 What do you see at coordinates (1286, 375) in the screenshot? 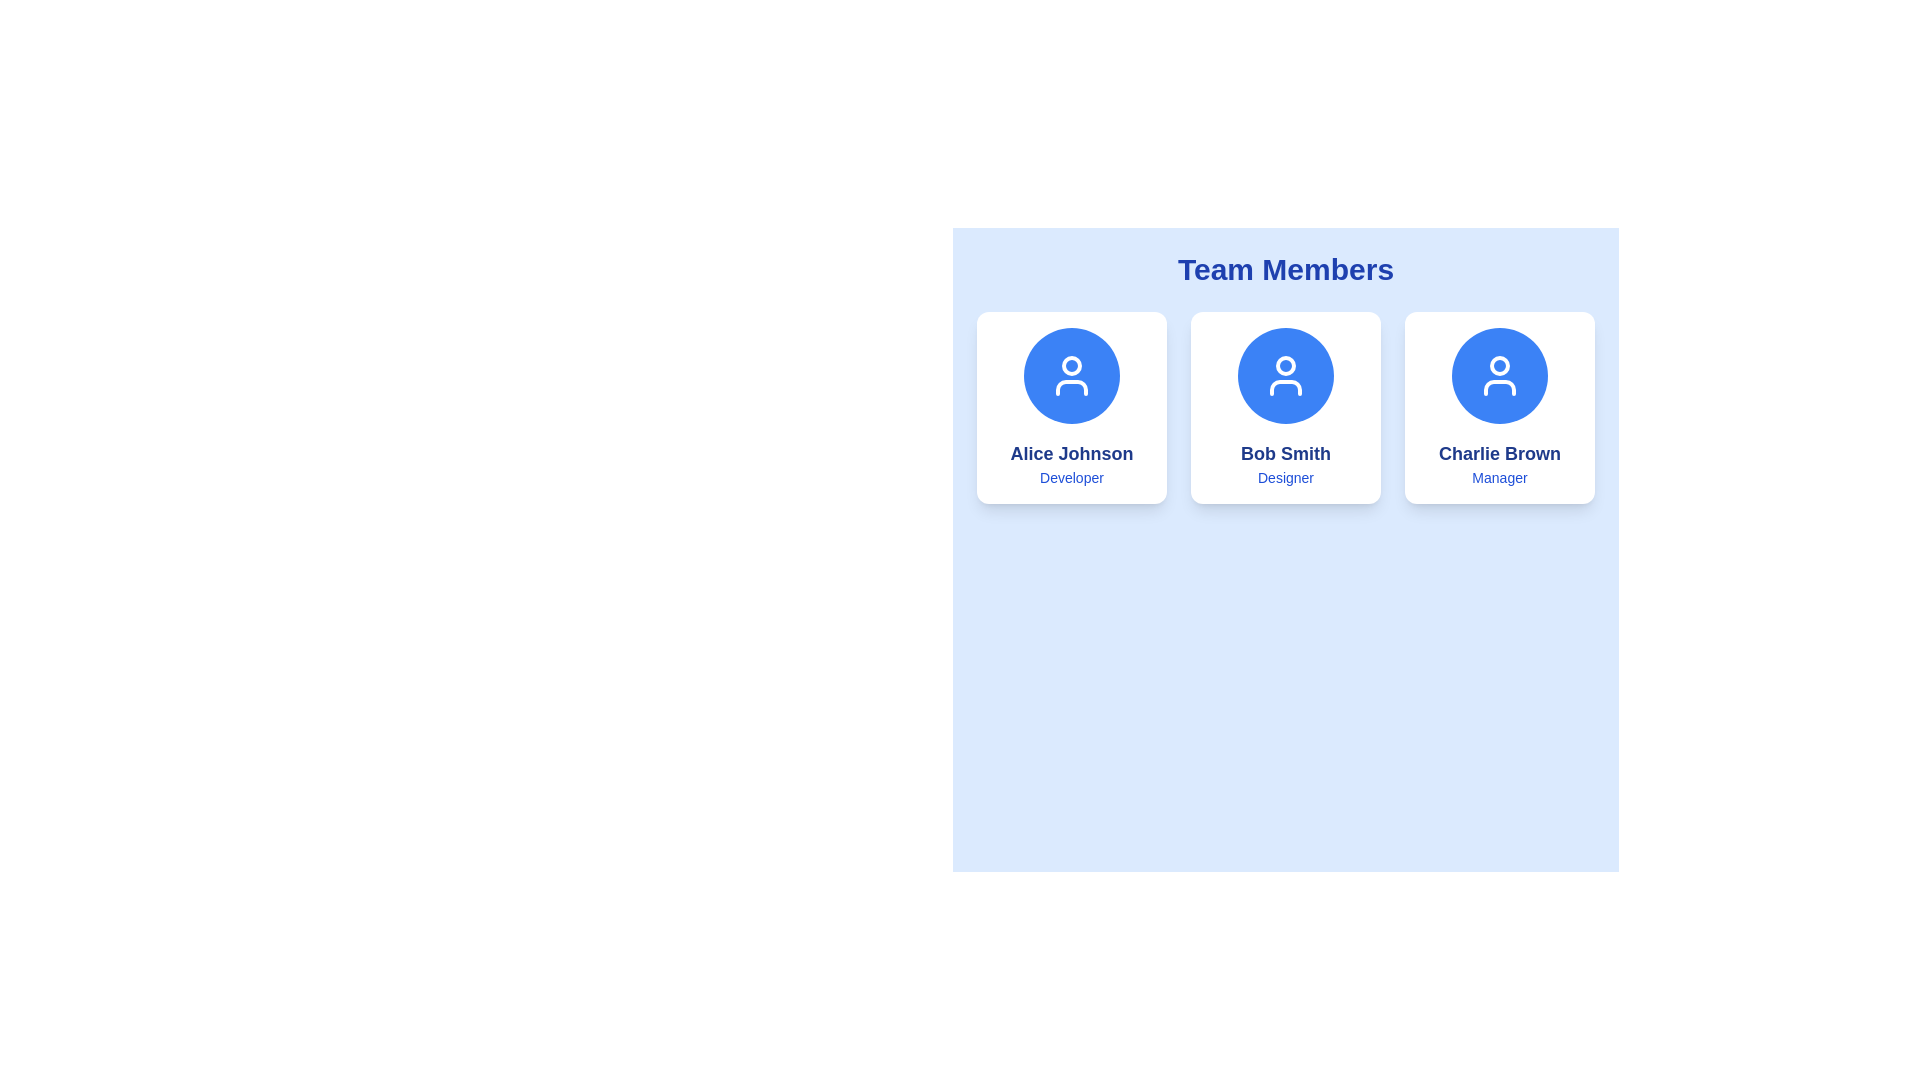
I see `the user icon with a blue background in the second card labeled 'Bob Smith Designer' under the 'Team Members' header` at bounding box center [1286, 375].